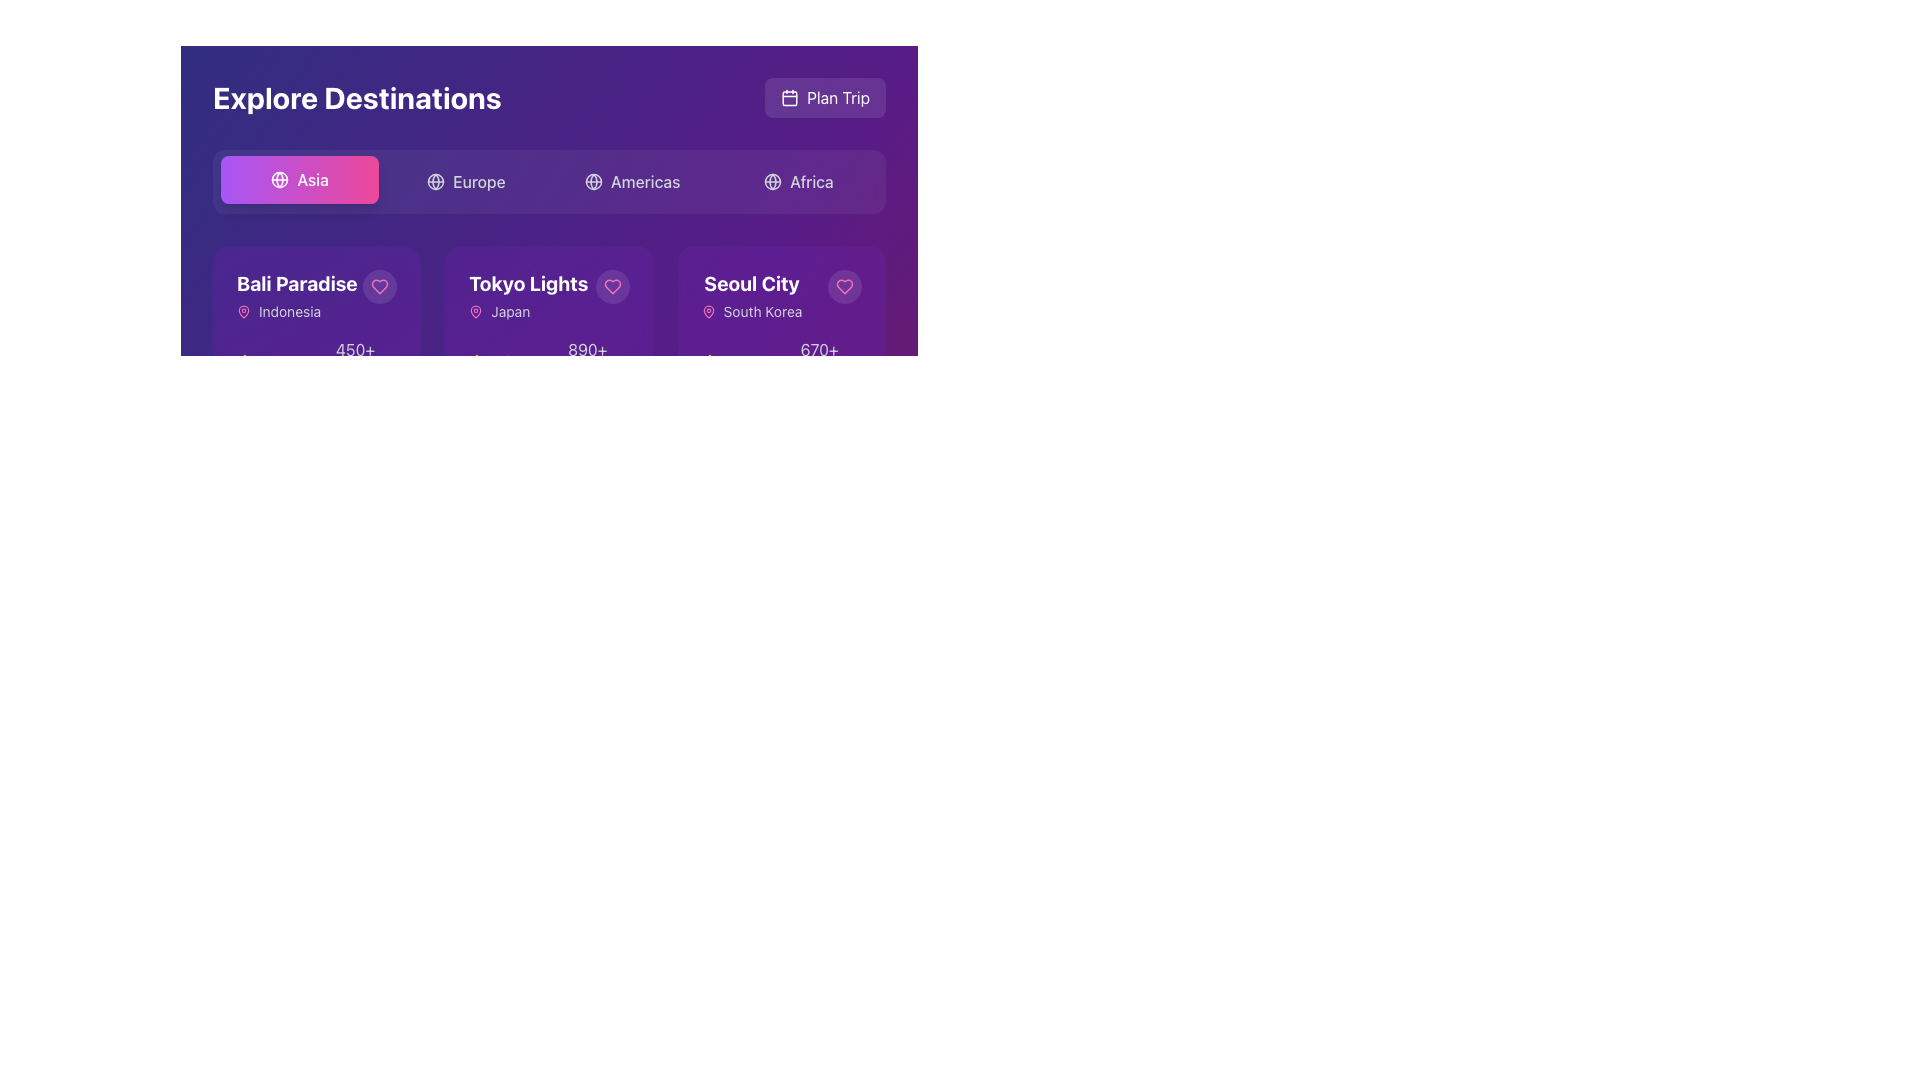  What do you see at coordinates (771, 181) in the screenshot?
I see `the circular portion of the globe icon associated with the 'Africa' region selection button located in the top navigation bar` at bounding box center [771, 181].